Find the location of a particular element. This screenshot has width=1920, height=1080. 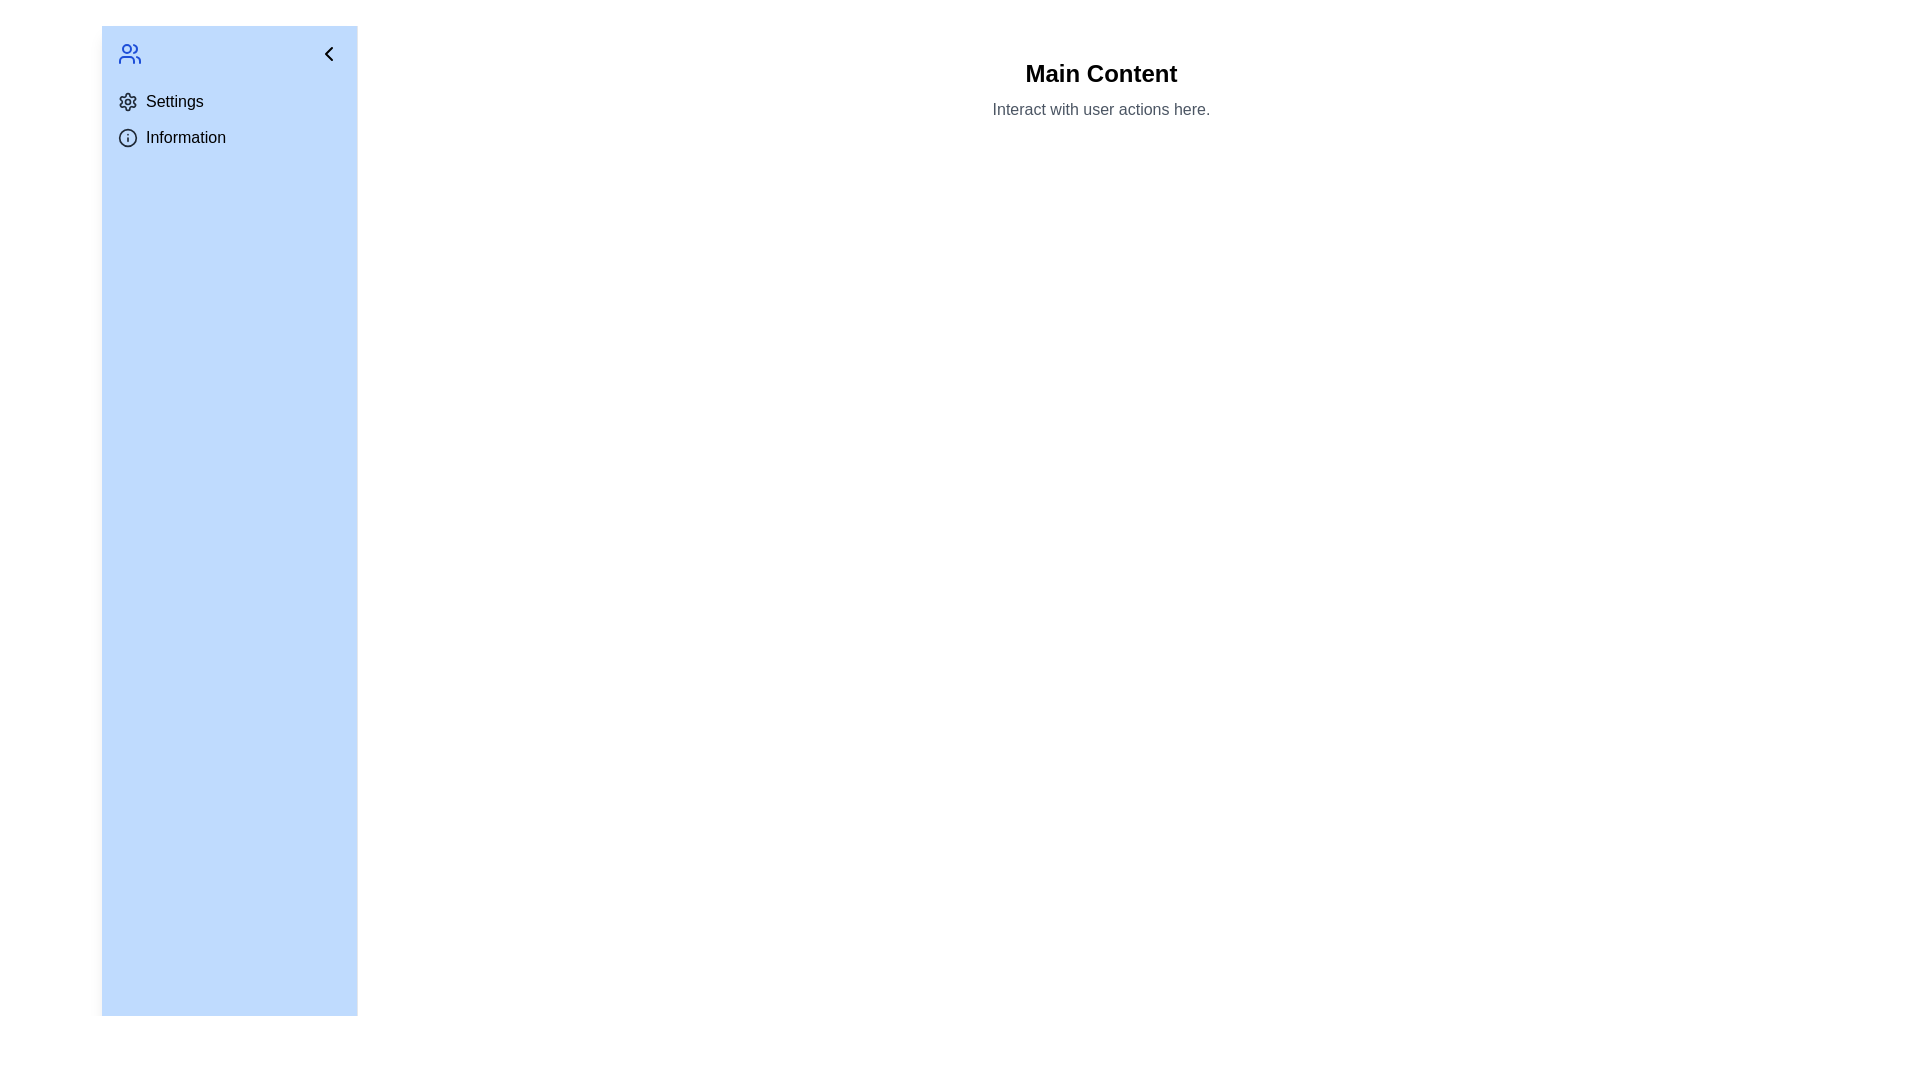

the circular gray information icon located in the left sidebar next to the 'Information' text label is located at coordinates (127, 137).